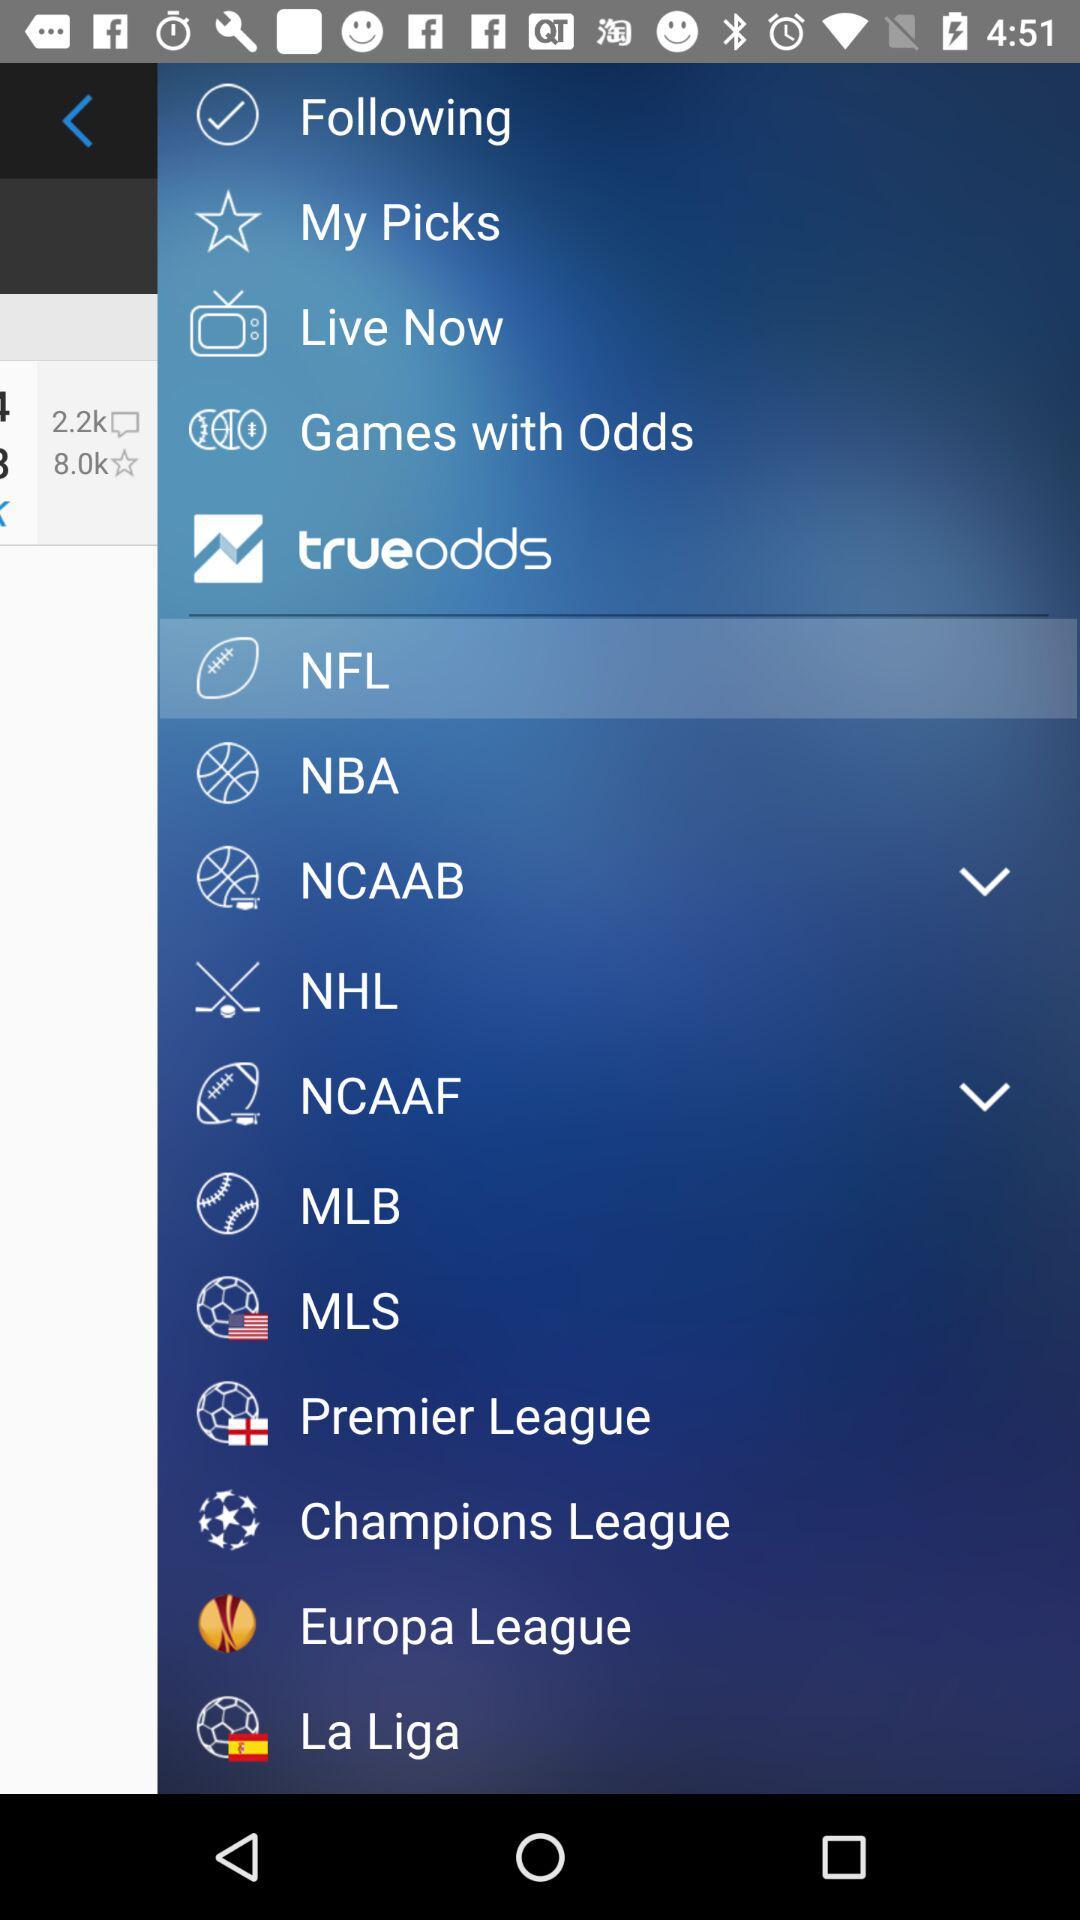 This screenshot has height=1920, width=1080. Describe the element at coordinates (540, 878) in the screenshot. I see `ncaab item` at that location.